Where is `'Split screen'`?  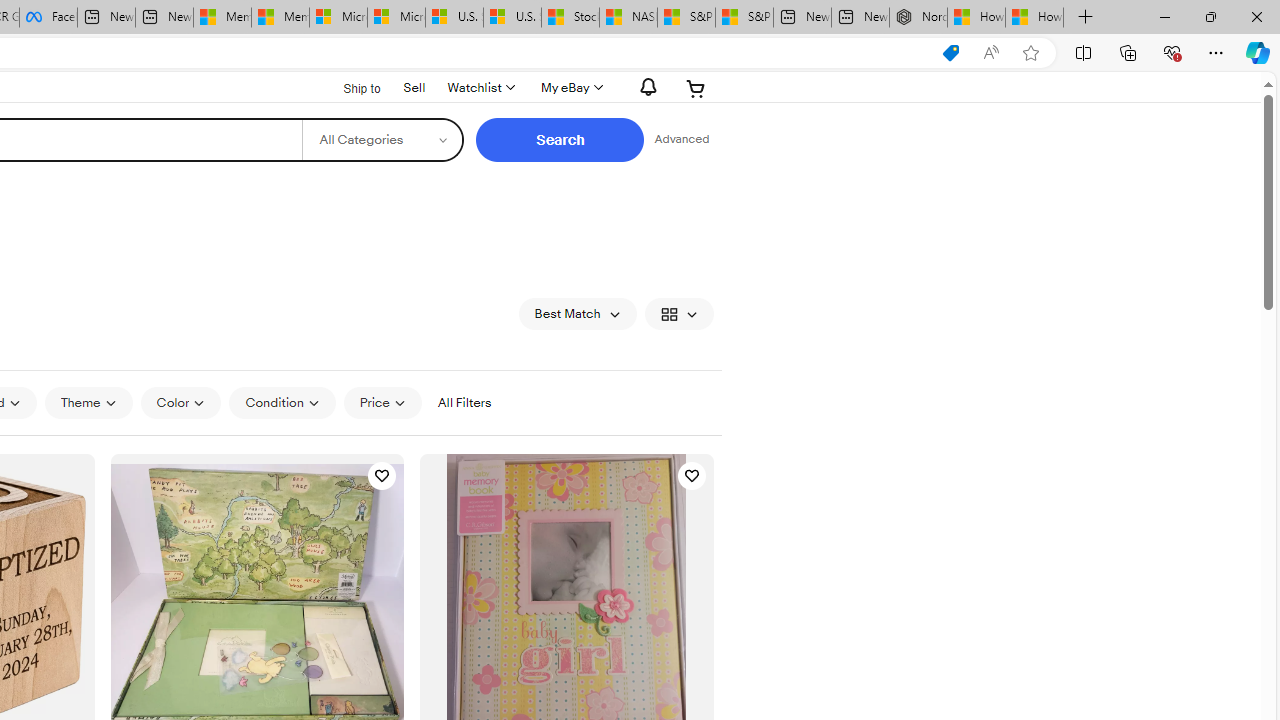
'Split screen' is located at coordinates (1082, 51).